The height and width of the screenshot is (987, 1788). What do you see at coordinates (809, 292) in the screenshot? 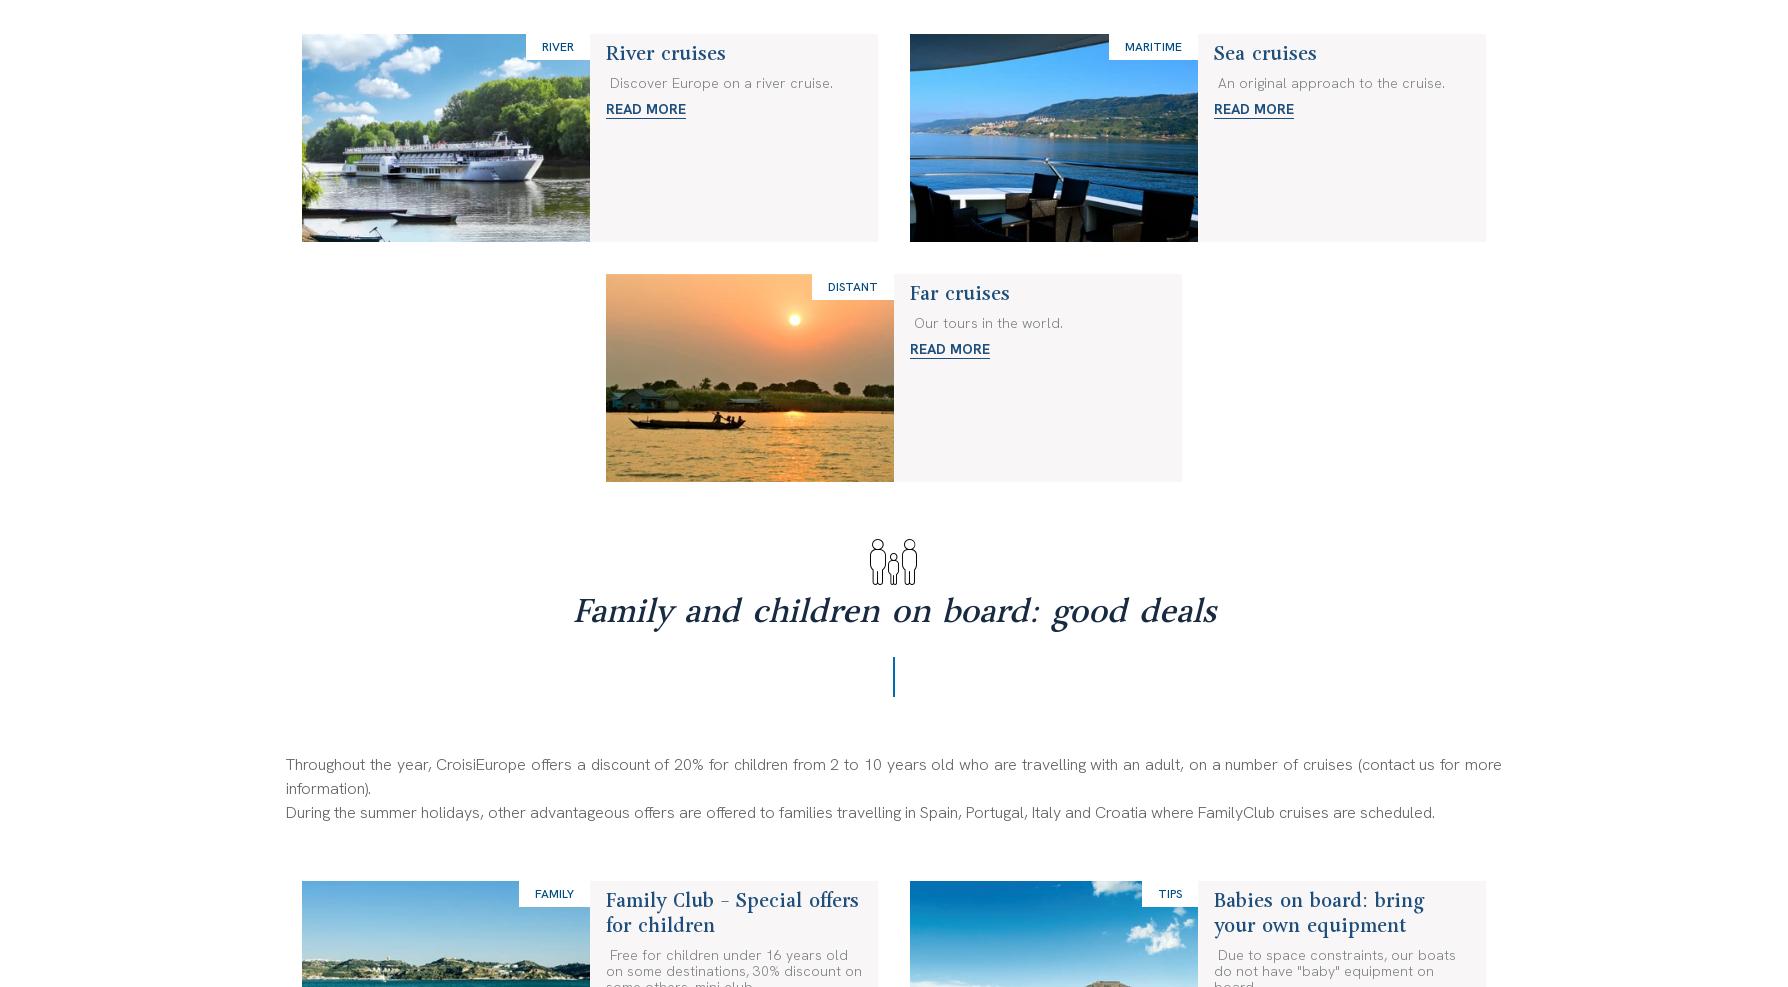
I see `'Follow us:'` at bounding box center [809, 292].